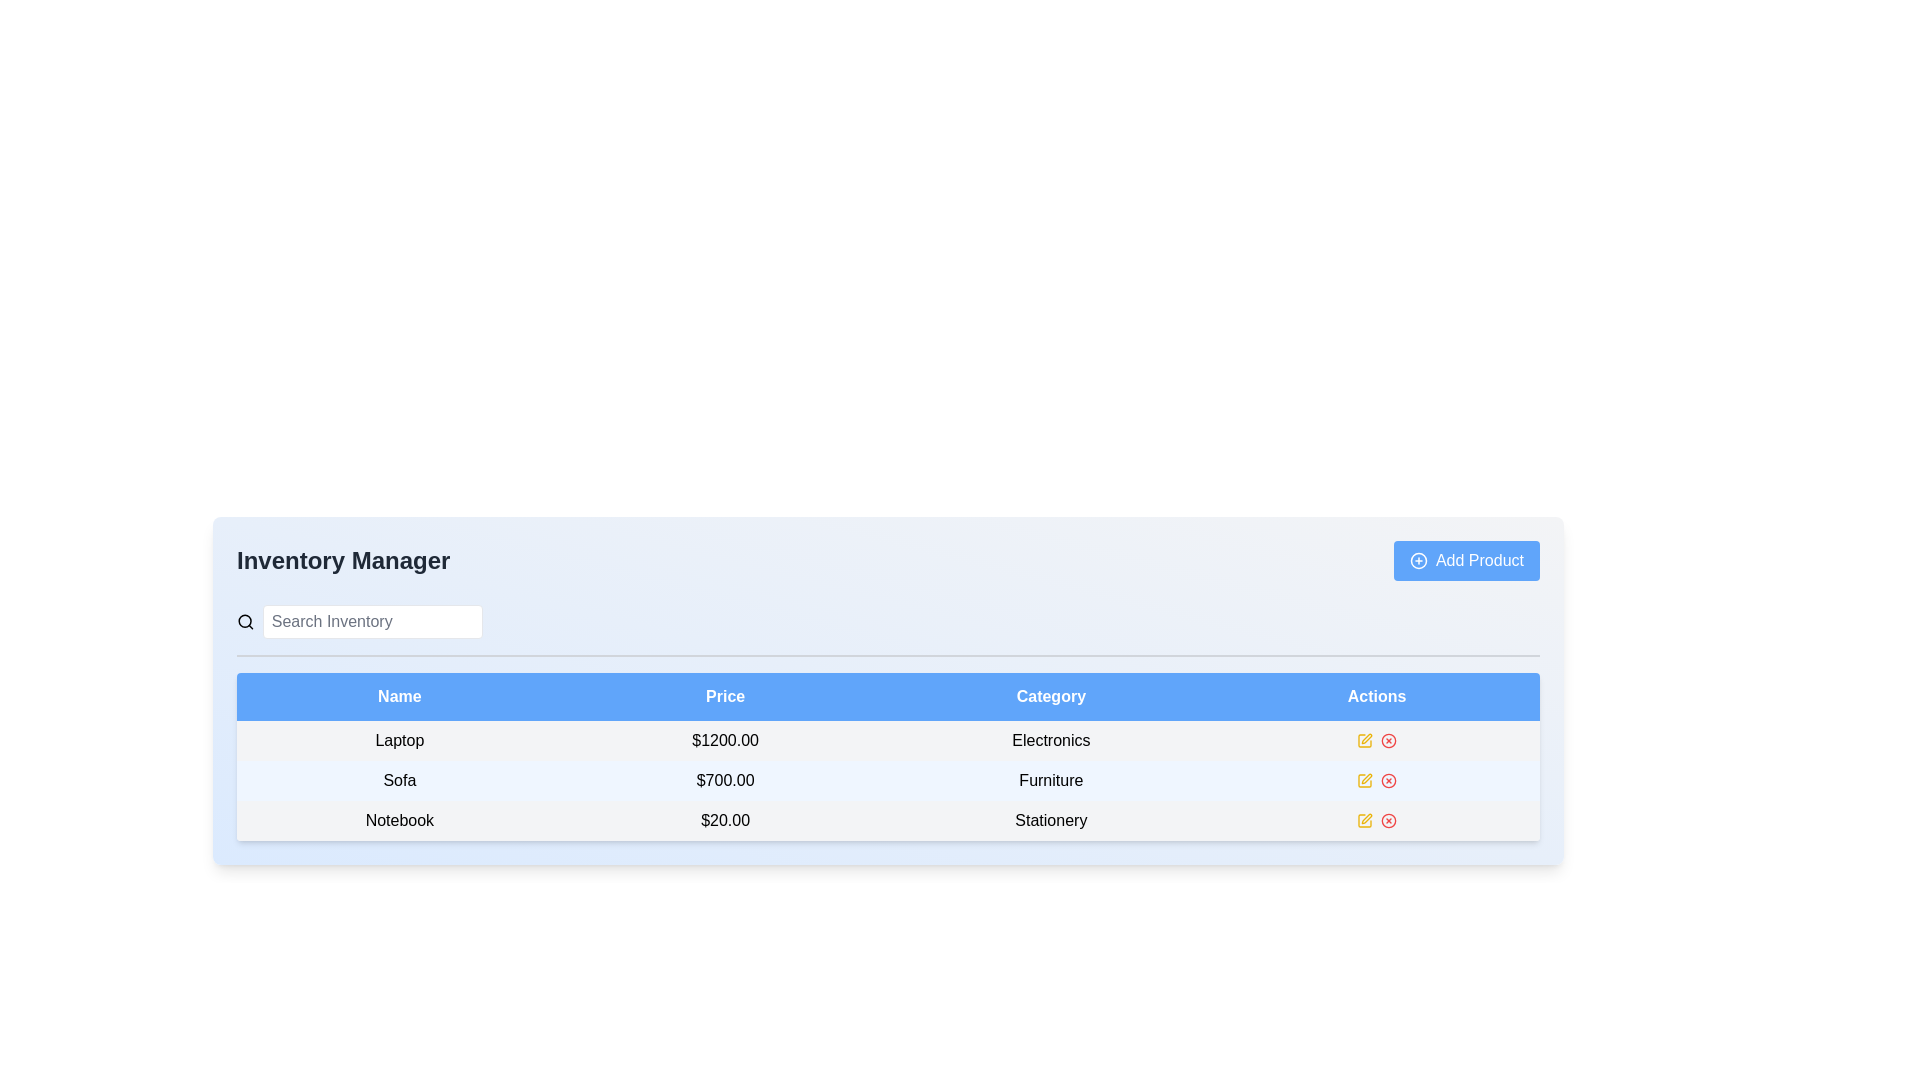 The image size is (1920, 1080). I want to click on the 'Category' header text label, which is the third header in a sequence of four, positioned between 'Price' and 'Actions' at the top-center area of the table, so click(1050, 696).